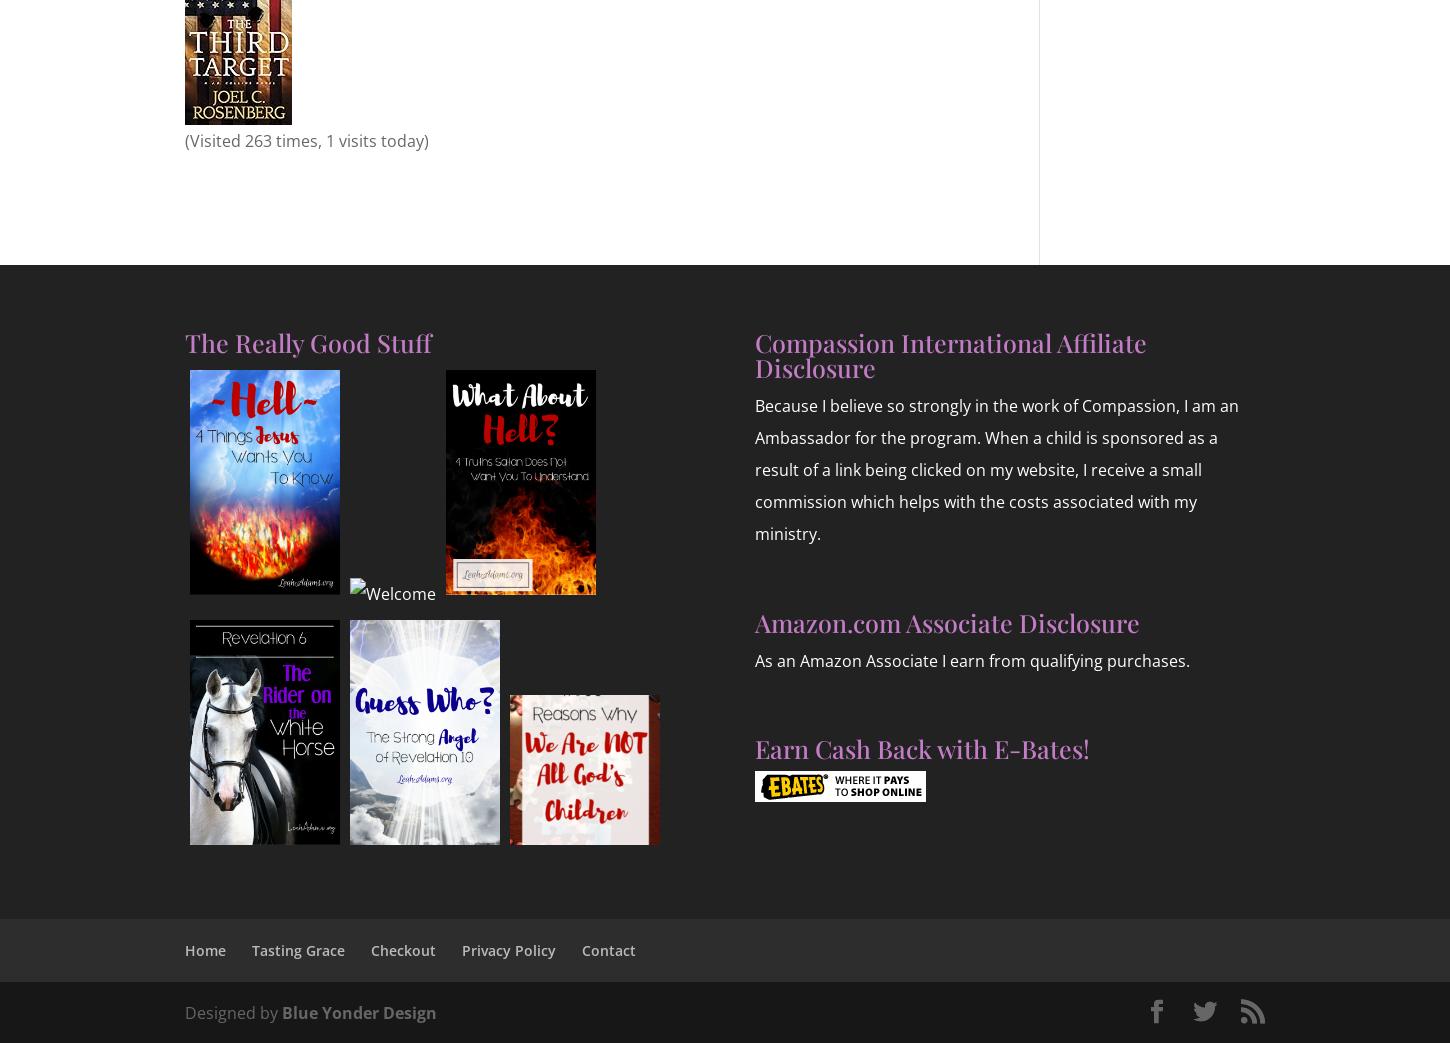 The width and height of the screenshot is (1450, 1043). Describe the element at coordinates (508, 949) in the screenshot. I see `'Privacy Policy'` at that location.